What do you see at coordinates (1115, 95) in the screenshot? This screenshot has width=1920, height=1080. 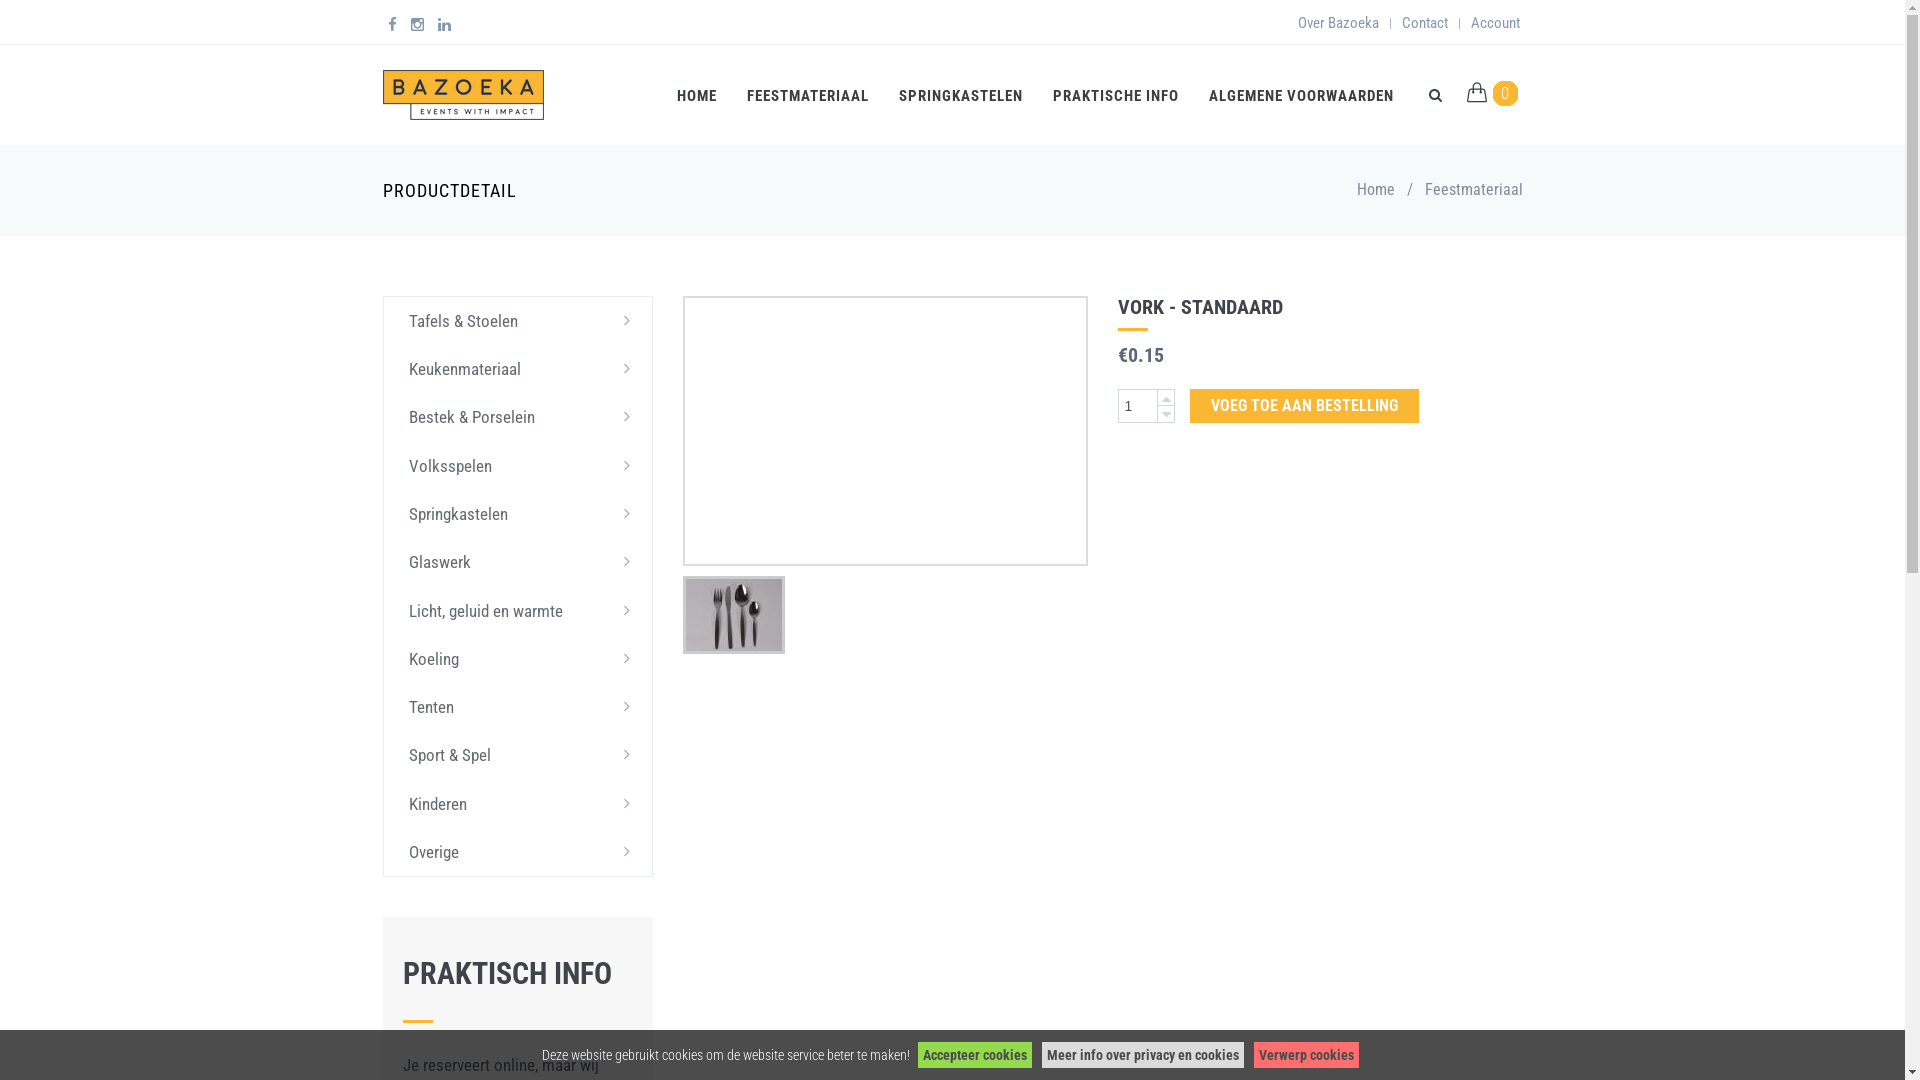 I see `'PRAKTISCHE INFO'` at bounding box center [1115, 95].